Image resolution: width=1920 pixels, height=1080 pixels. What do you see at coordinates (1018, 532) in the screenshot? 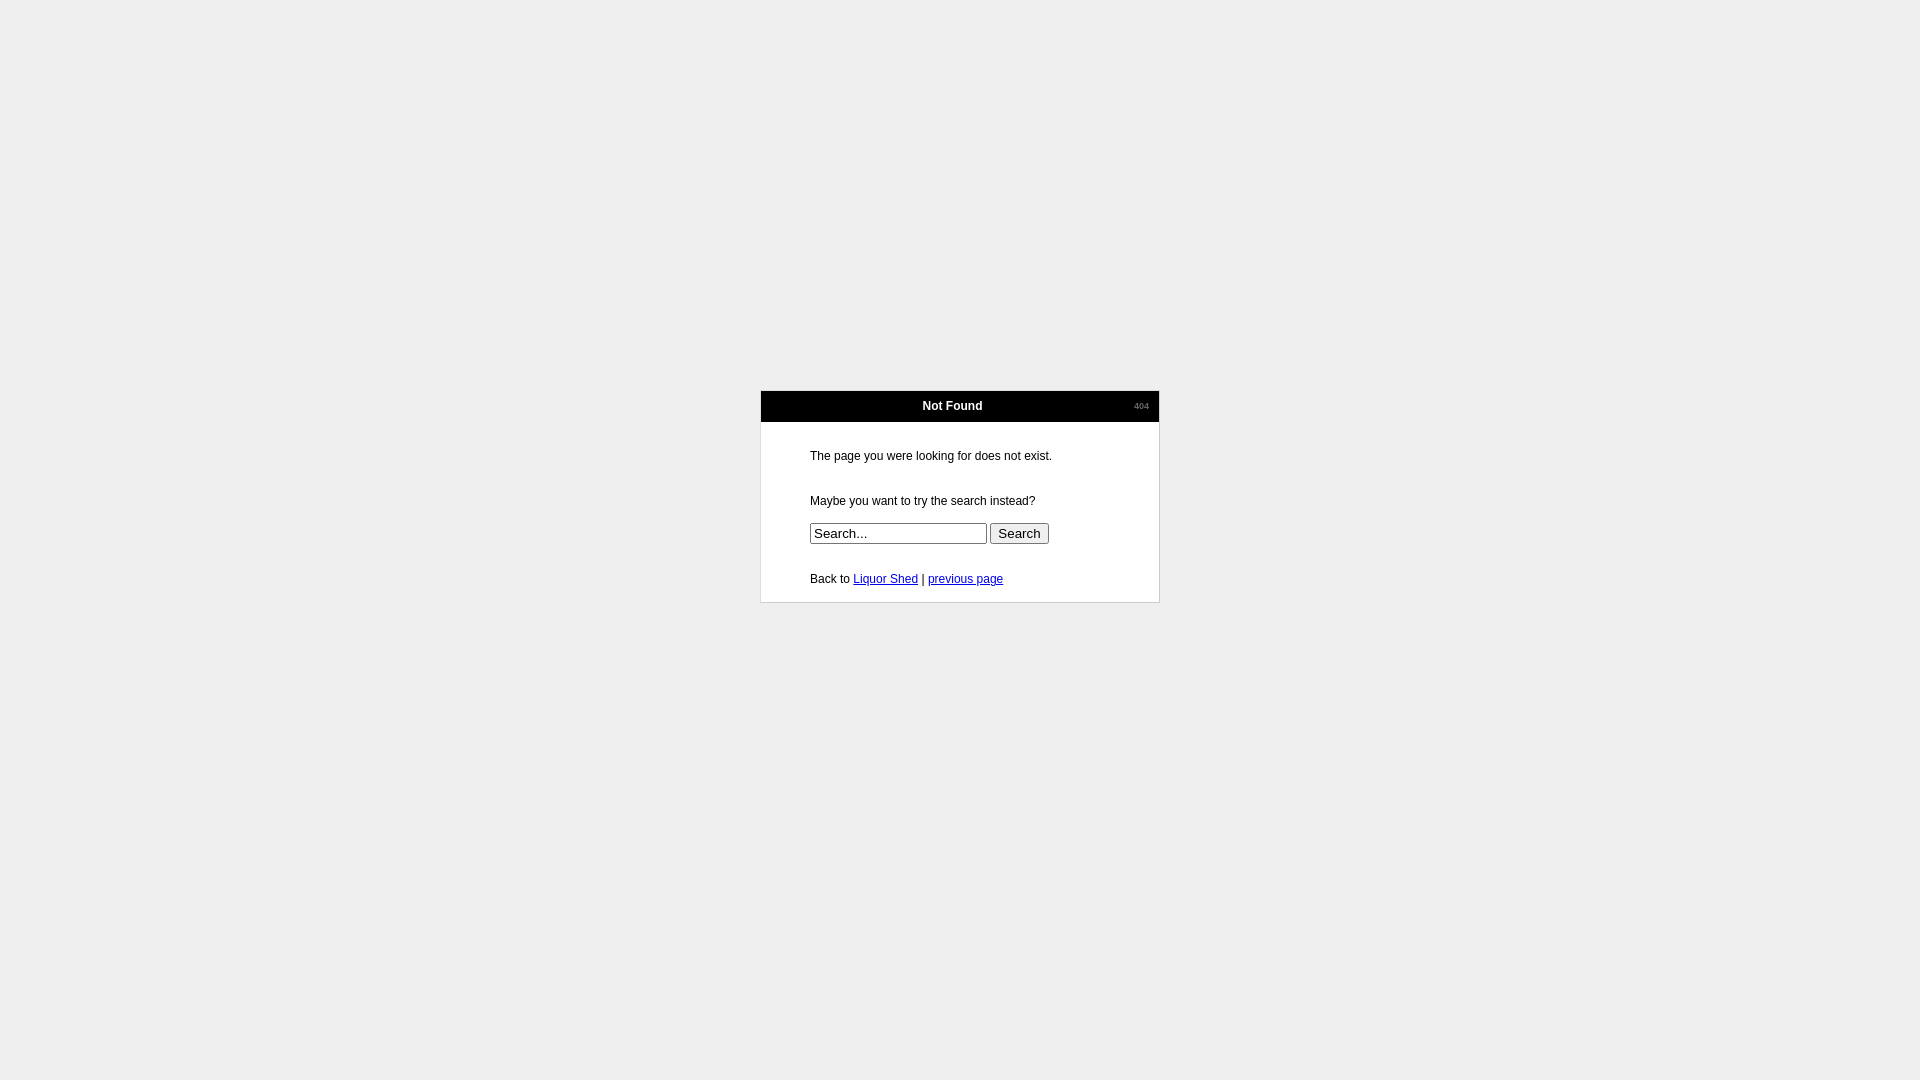
I see `'Search'` at bounding box center [1018, 532].